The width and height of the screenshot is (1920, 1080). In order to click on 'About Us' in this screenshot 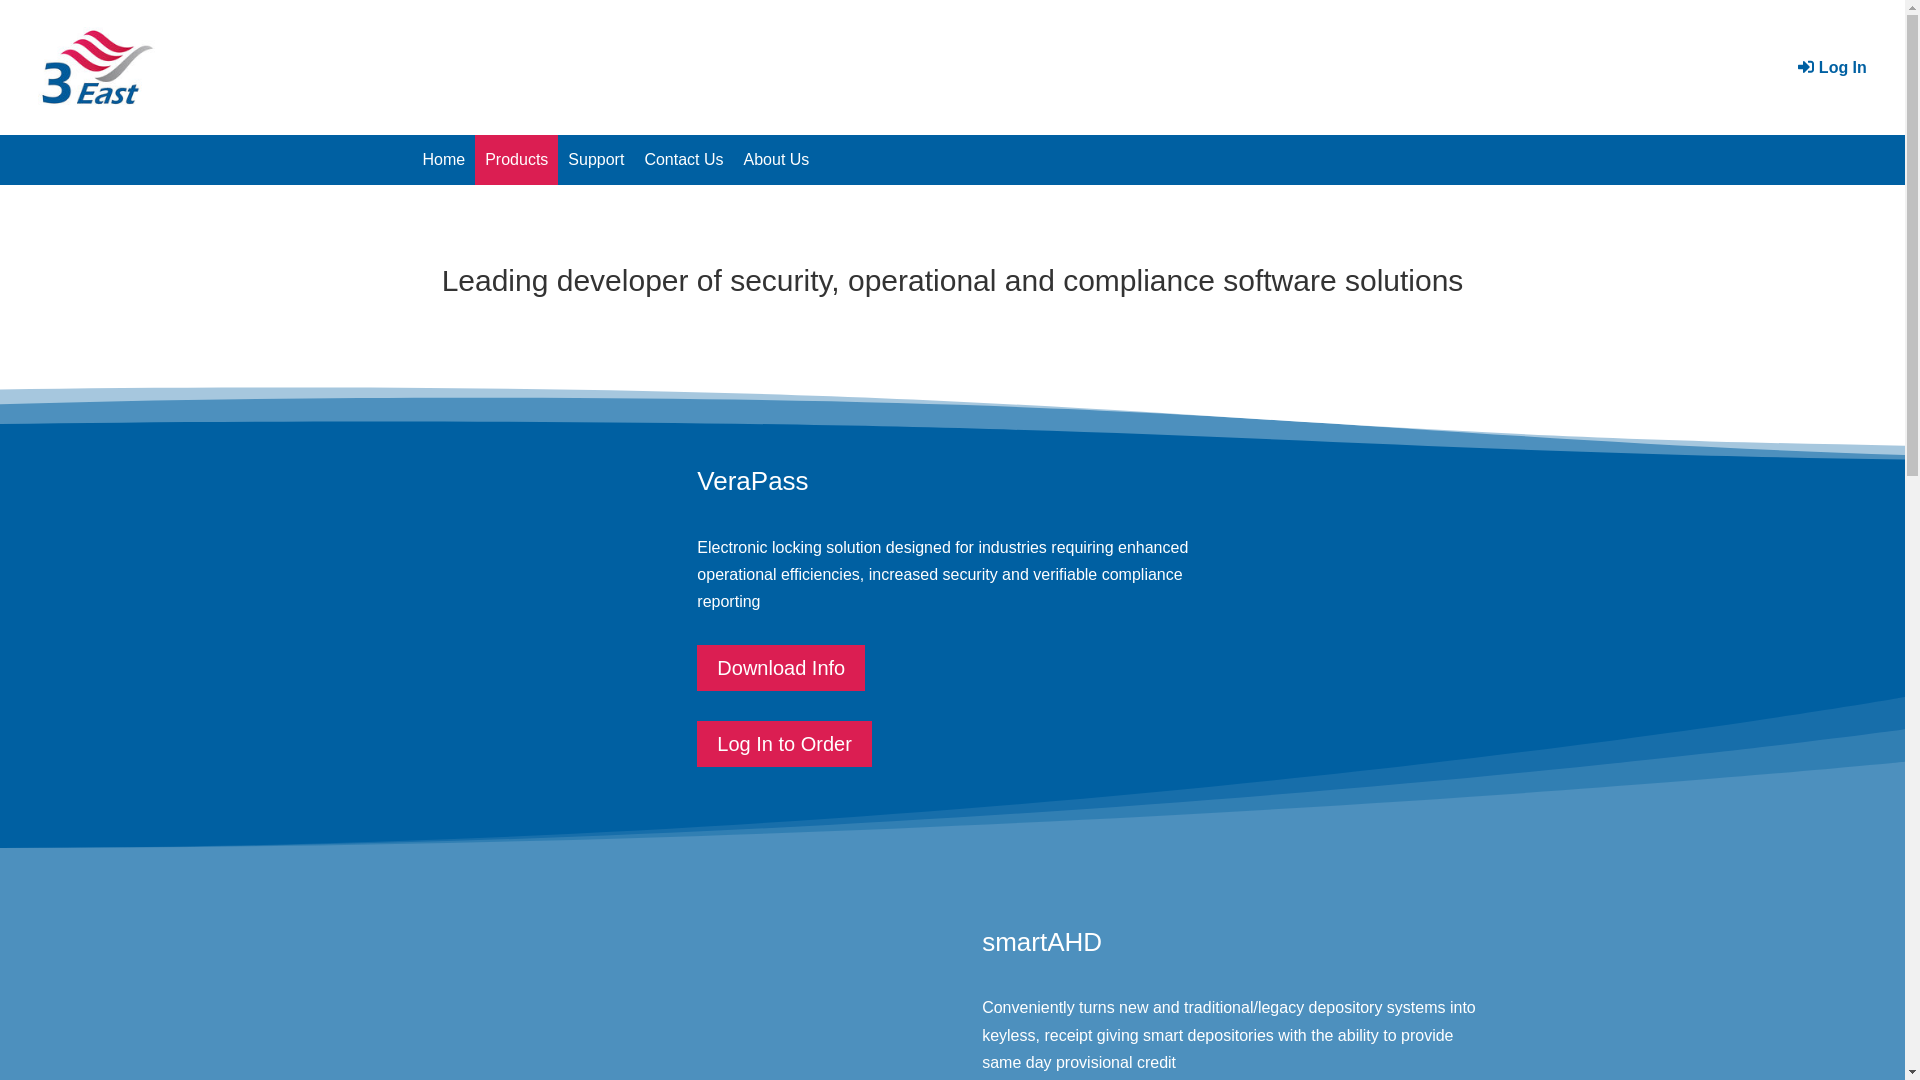, I will do `click(776, 158)`.